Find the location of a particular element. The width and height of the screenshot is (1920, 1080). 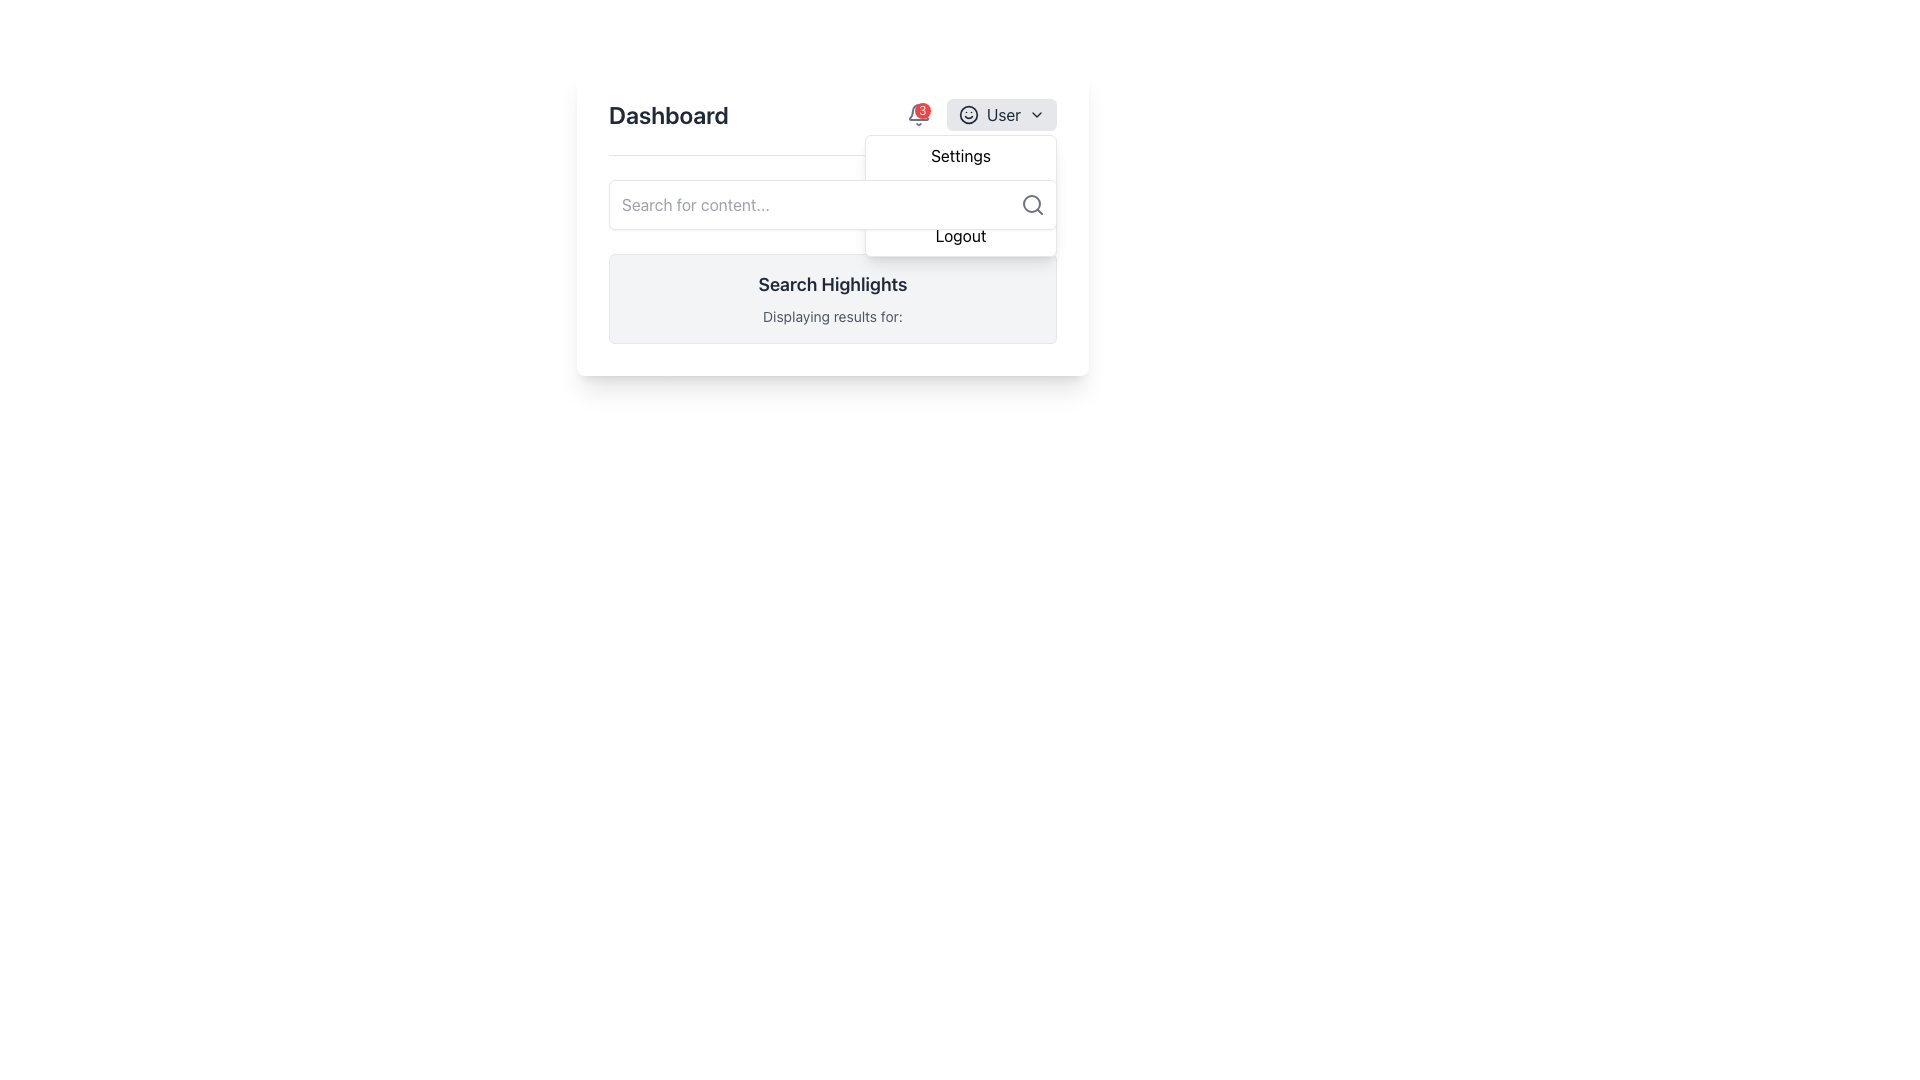

the 'Settings' text link in the drop-down menu located below the 'User' button is located at coordinates (960, 154).